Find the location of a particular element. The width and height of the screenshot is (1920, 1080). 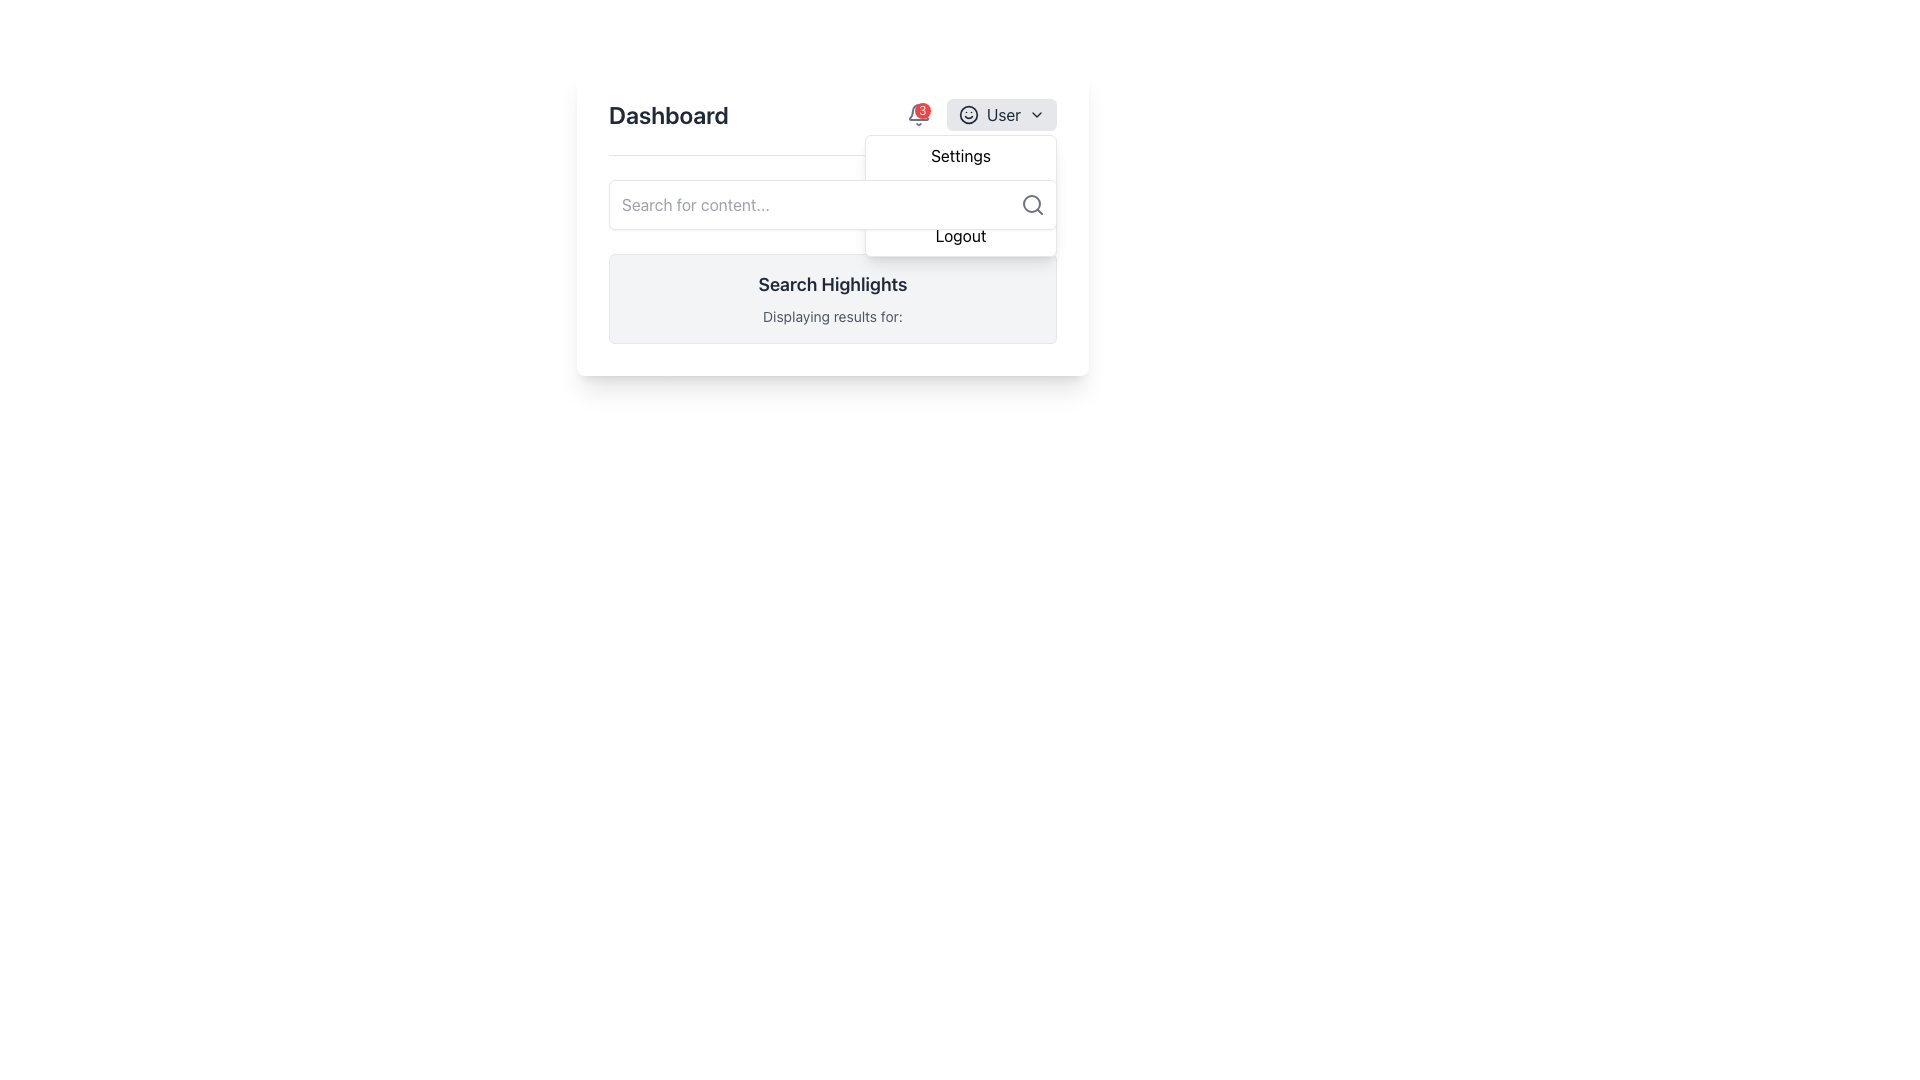

the 'Settings' text link in the drop-down menu located below the 'User' button is located at coordinates (960, 154).